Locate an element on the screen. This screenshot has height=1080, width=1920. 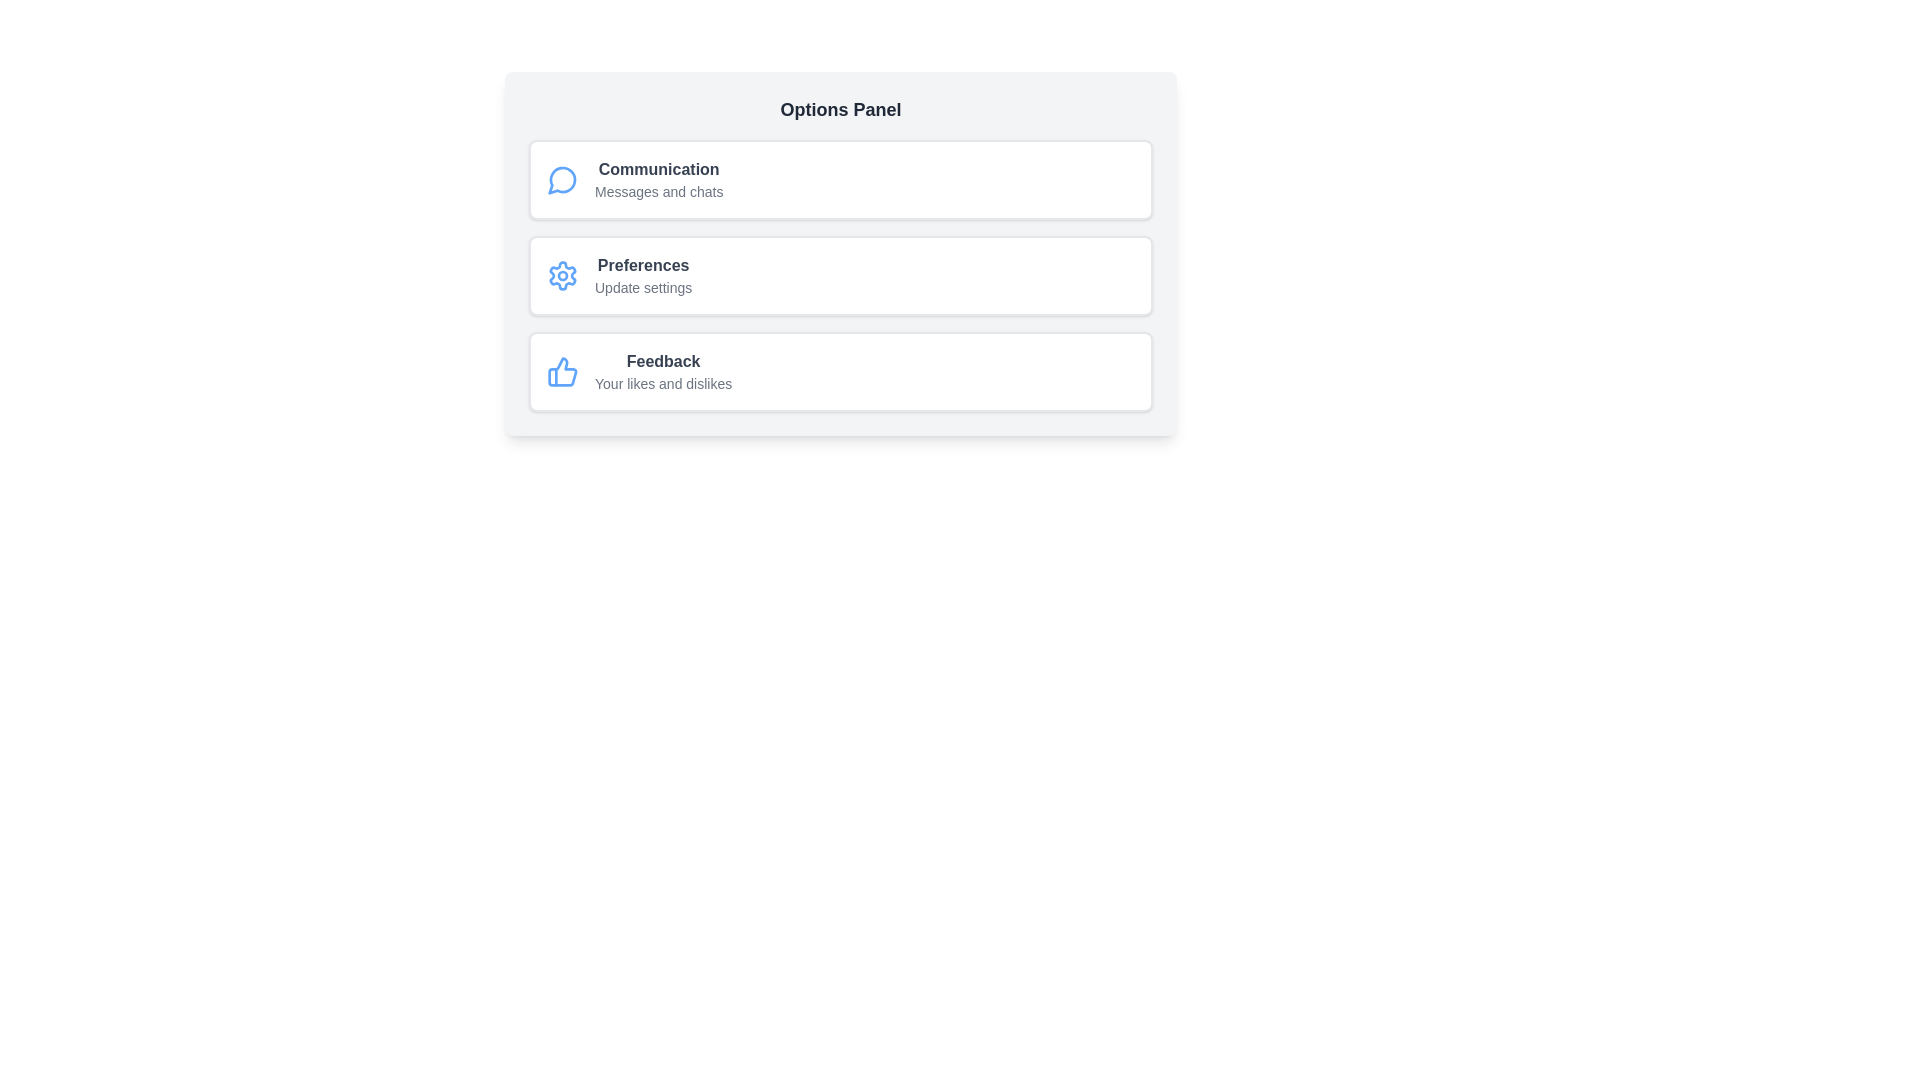
the list item corresponding to Communication is located at coordinates (840, 180).